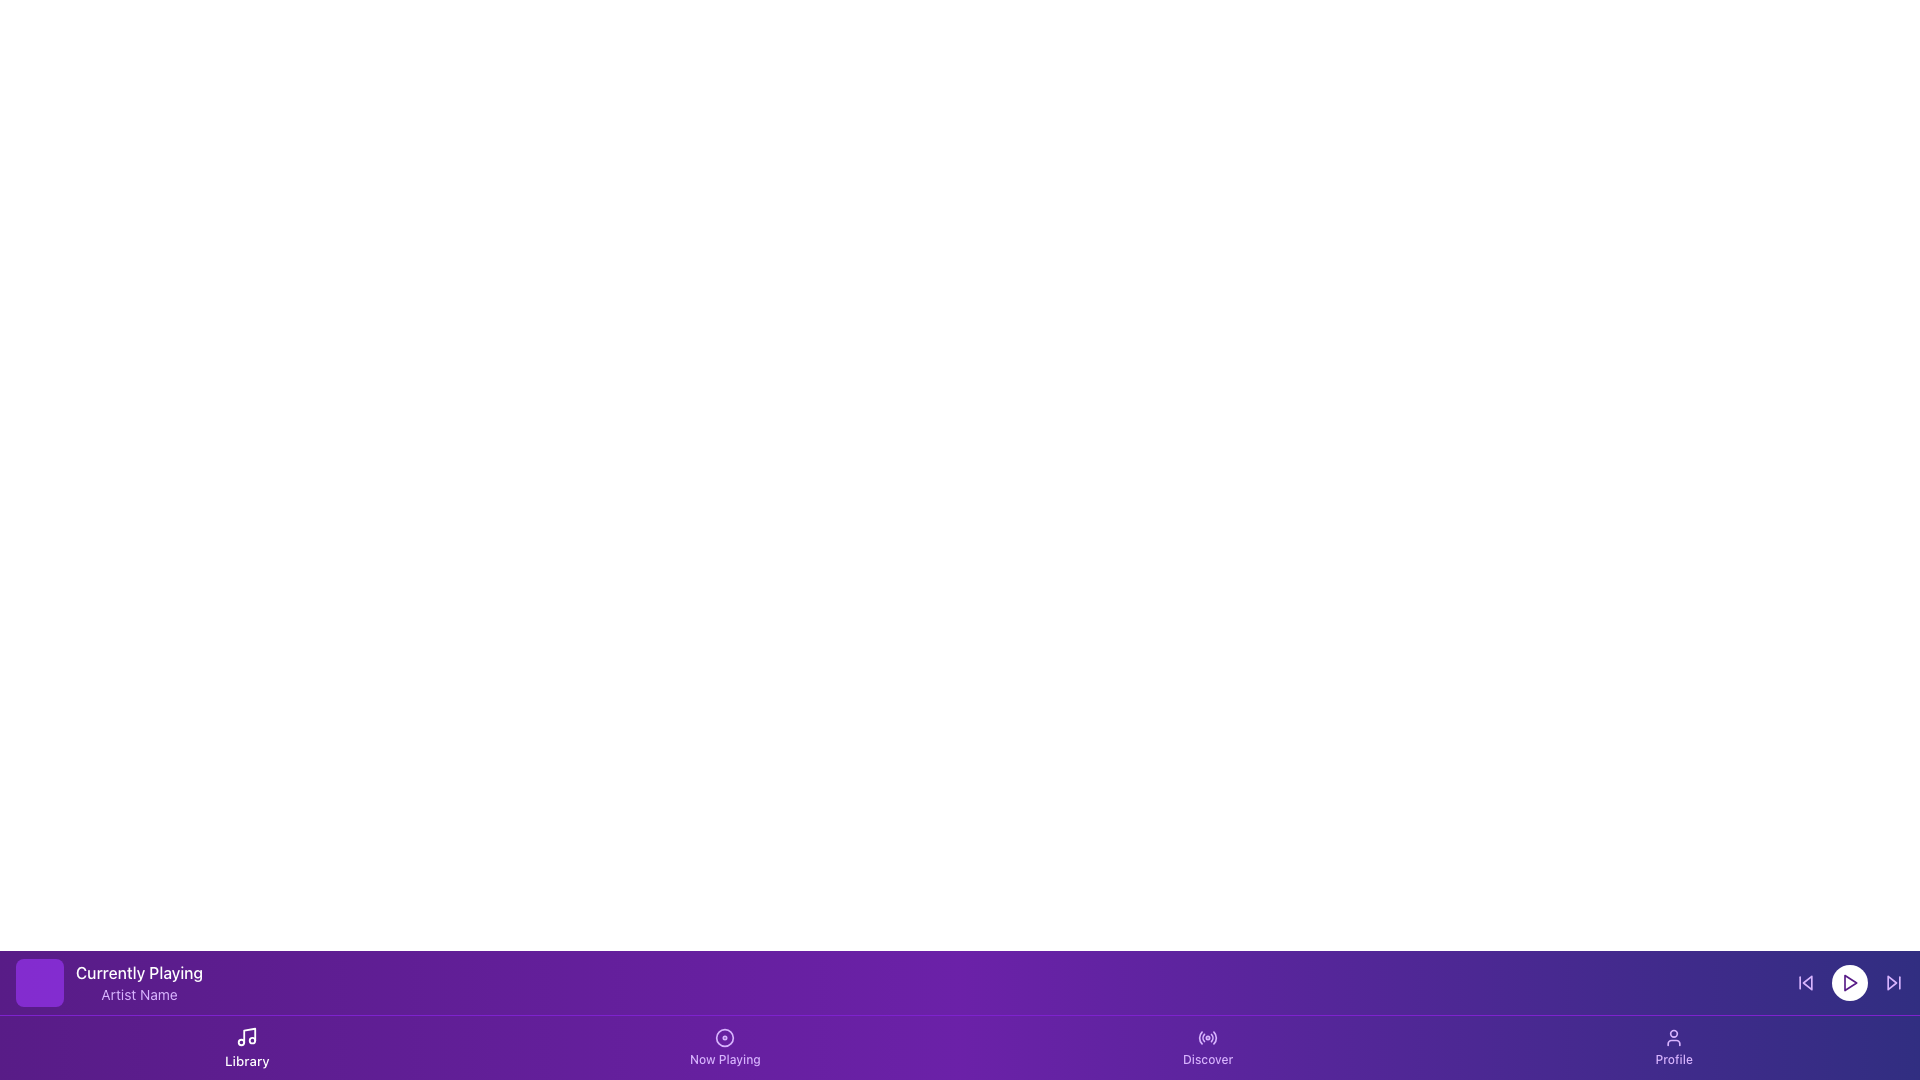  What do you see at coordinates (246, 1047) in the screenshot?
I see `the Navigation Button for the Library section located in the bottom navigation bar` at bounding box center [246, 1047].